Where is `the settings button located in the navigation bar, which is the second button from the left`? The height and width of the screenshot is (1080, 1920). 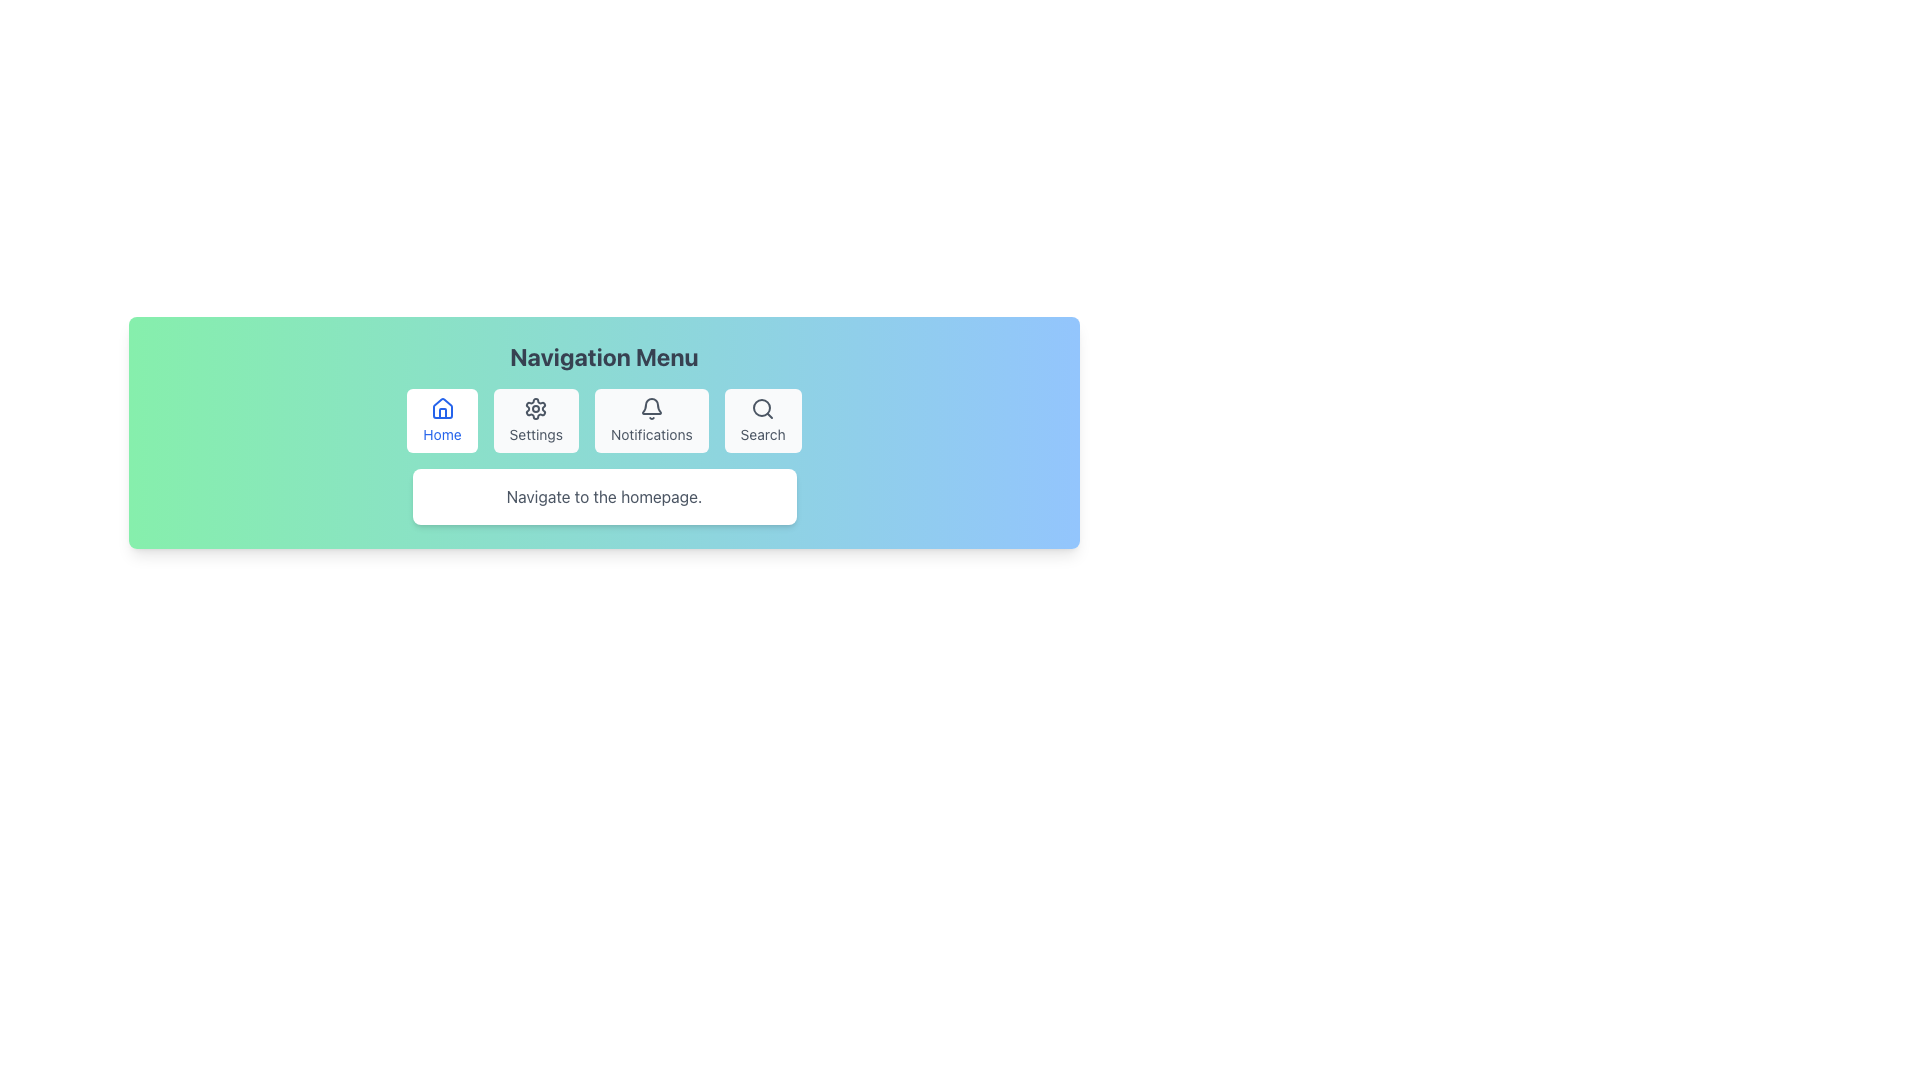 the settings button located in the navigation bar, which is the second button from the left is located at coordinates (536, 419).